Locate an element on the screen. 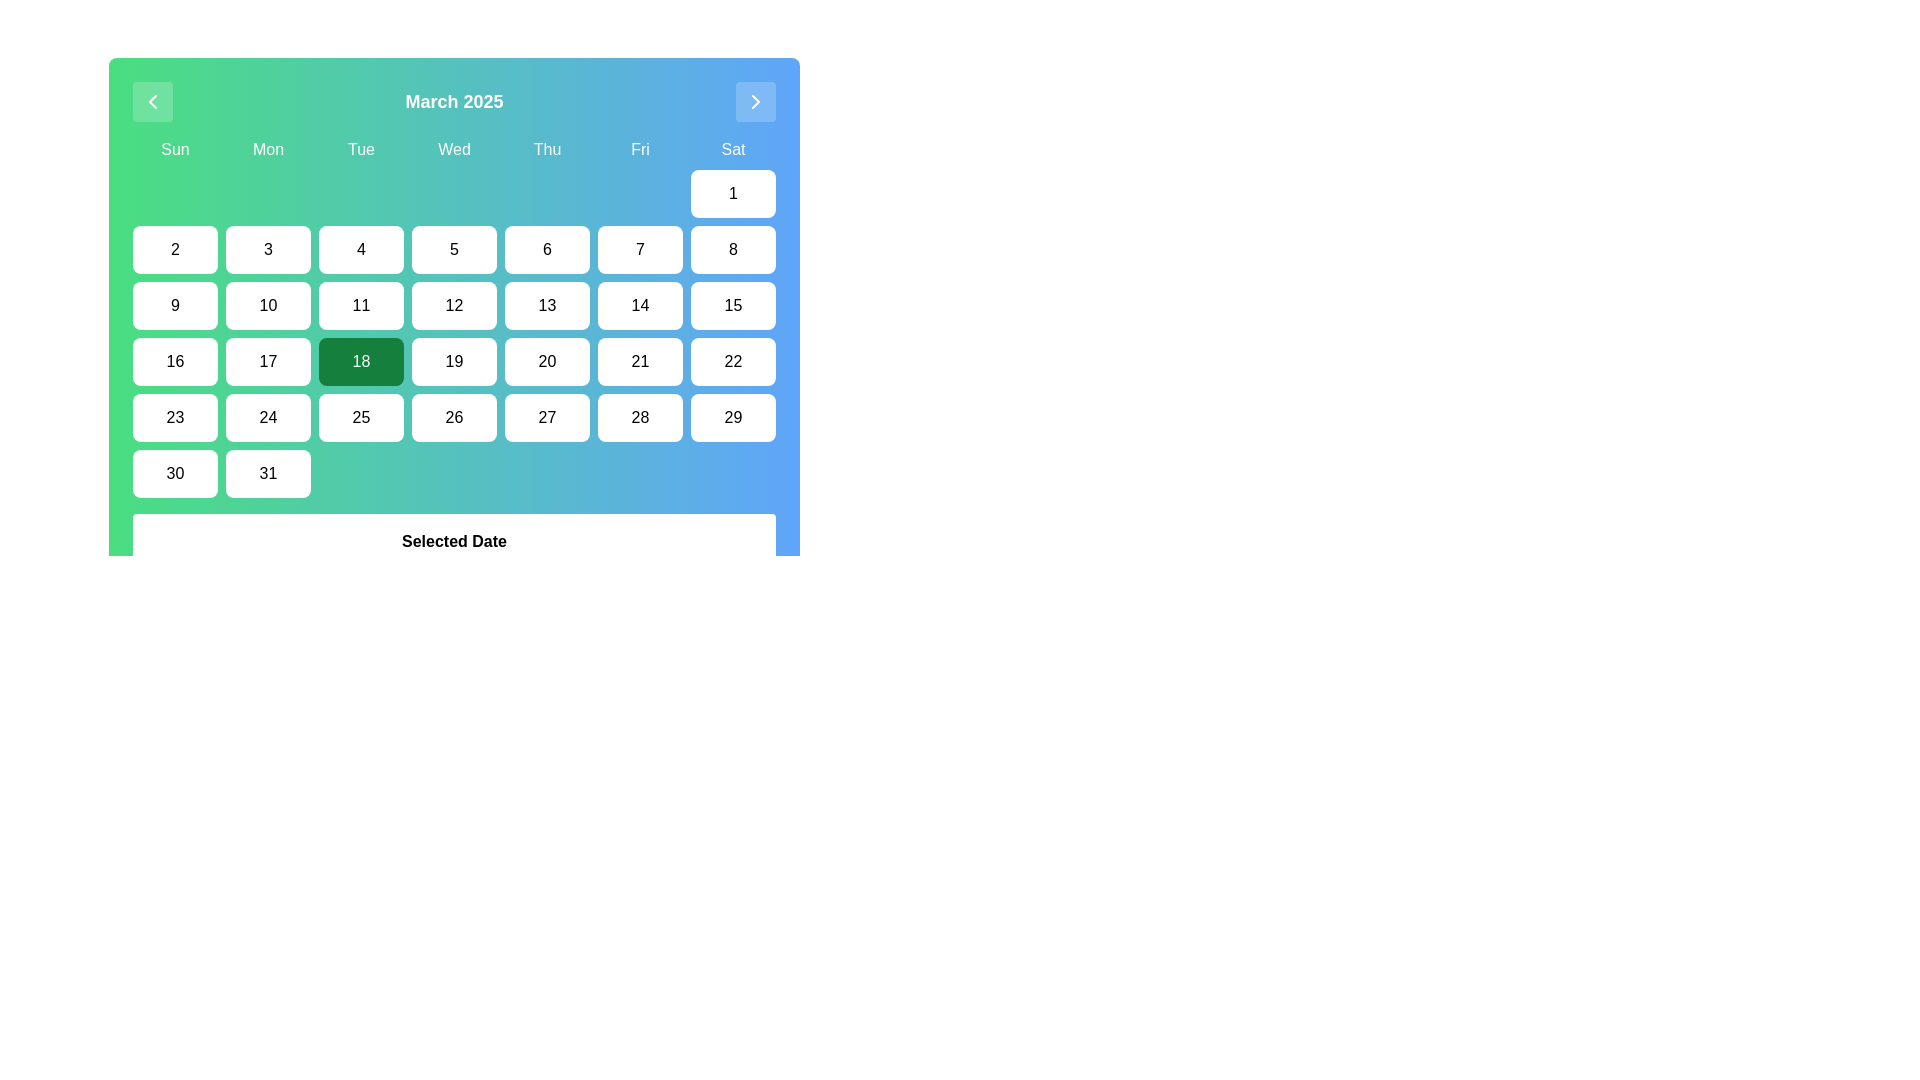 Image resolution: width=1920 pixels, height=1080 pixels. the interactive button located in the bottom-right corner of the calendar grid is located at coordinates (267, 474).